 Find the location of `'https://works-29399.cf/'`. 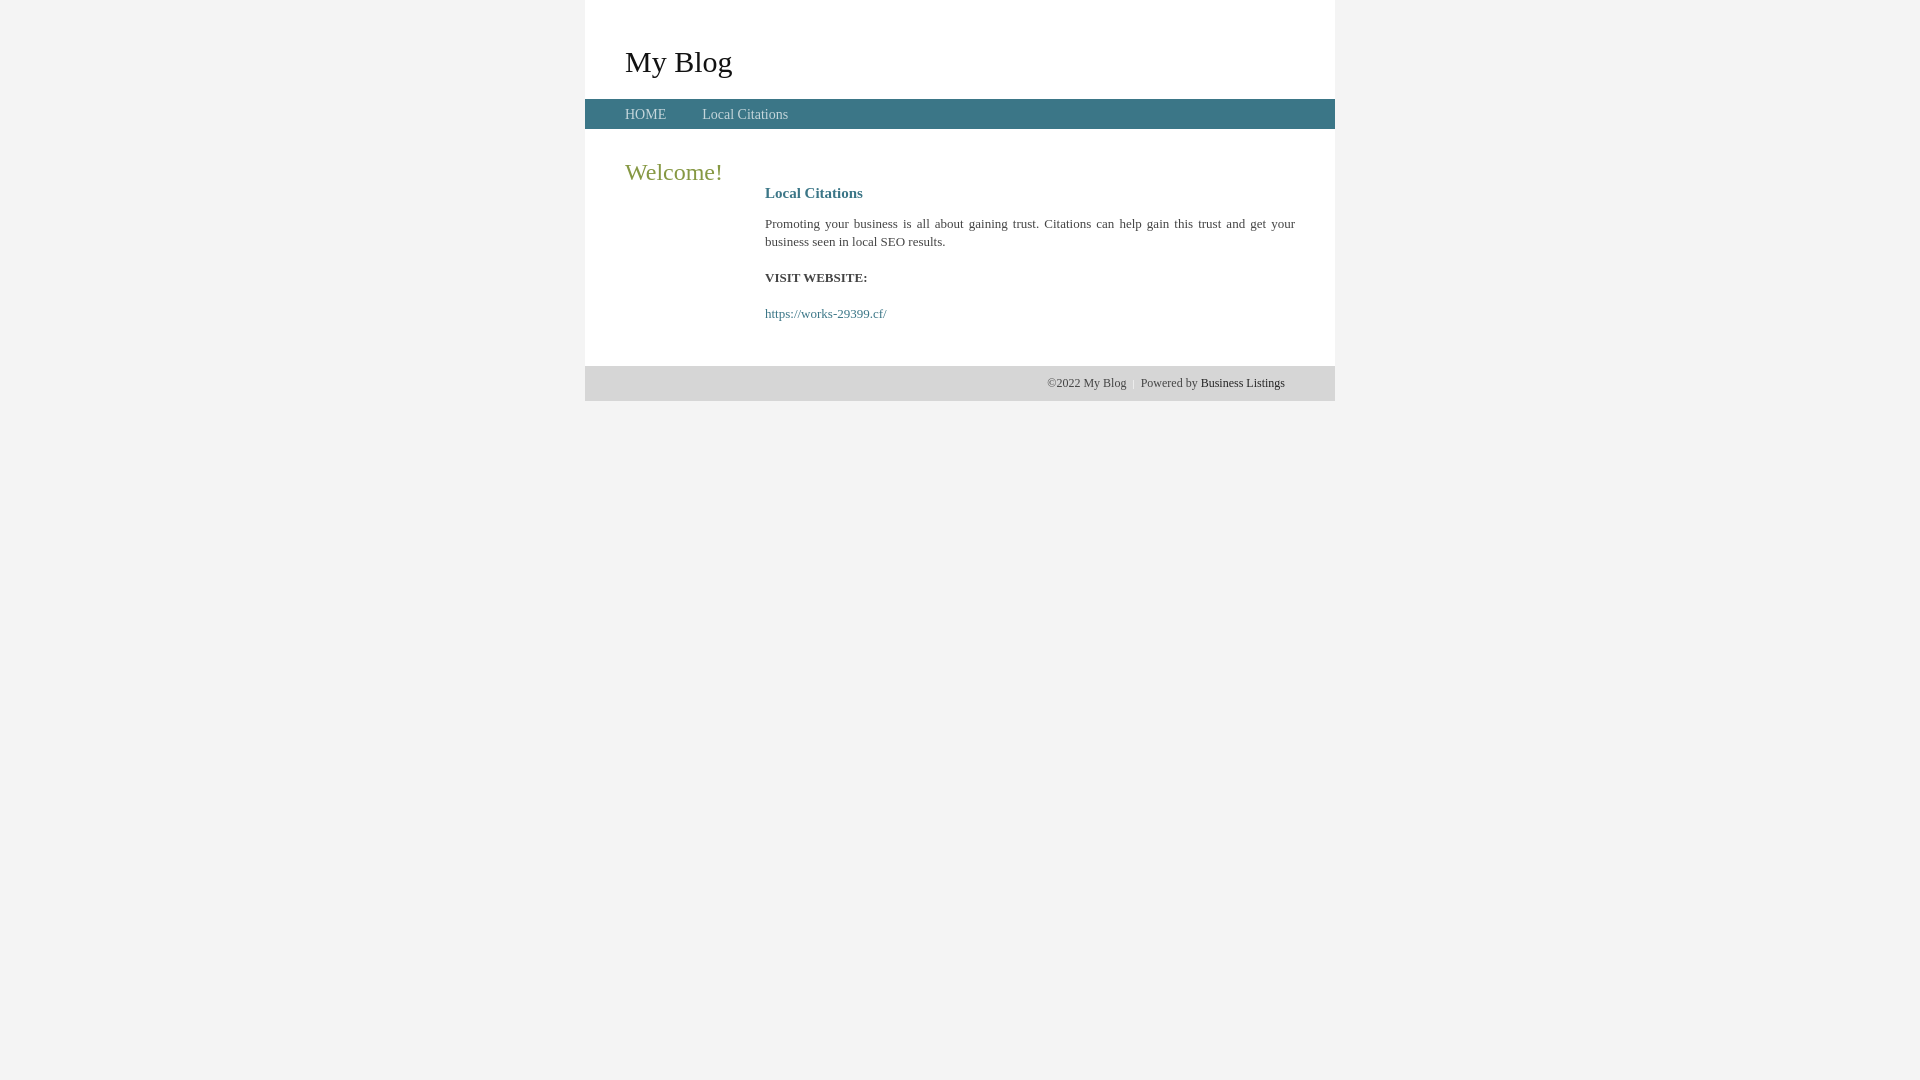

'https://works-29399.cf/' is located at coordinates (825, 313).